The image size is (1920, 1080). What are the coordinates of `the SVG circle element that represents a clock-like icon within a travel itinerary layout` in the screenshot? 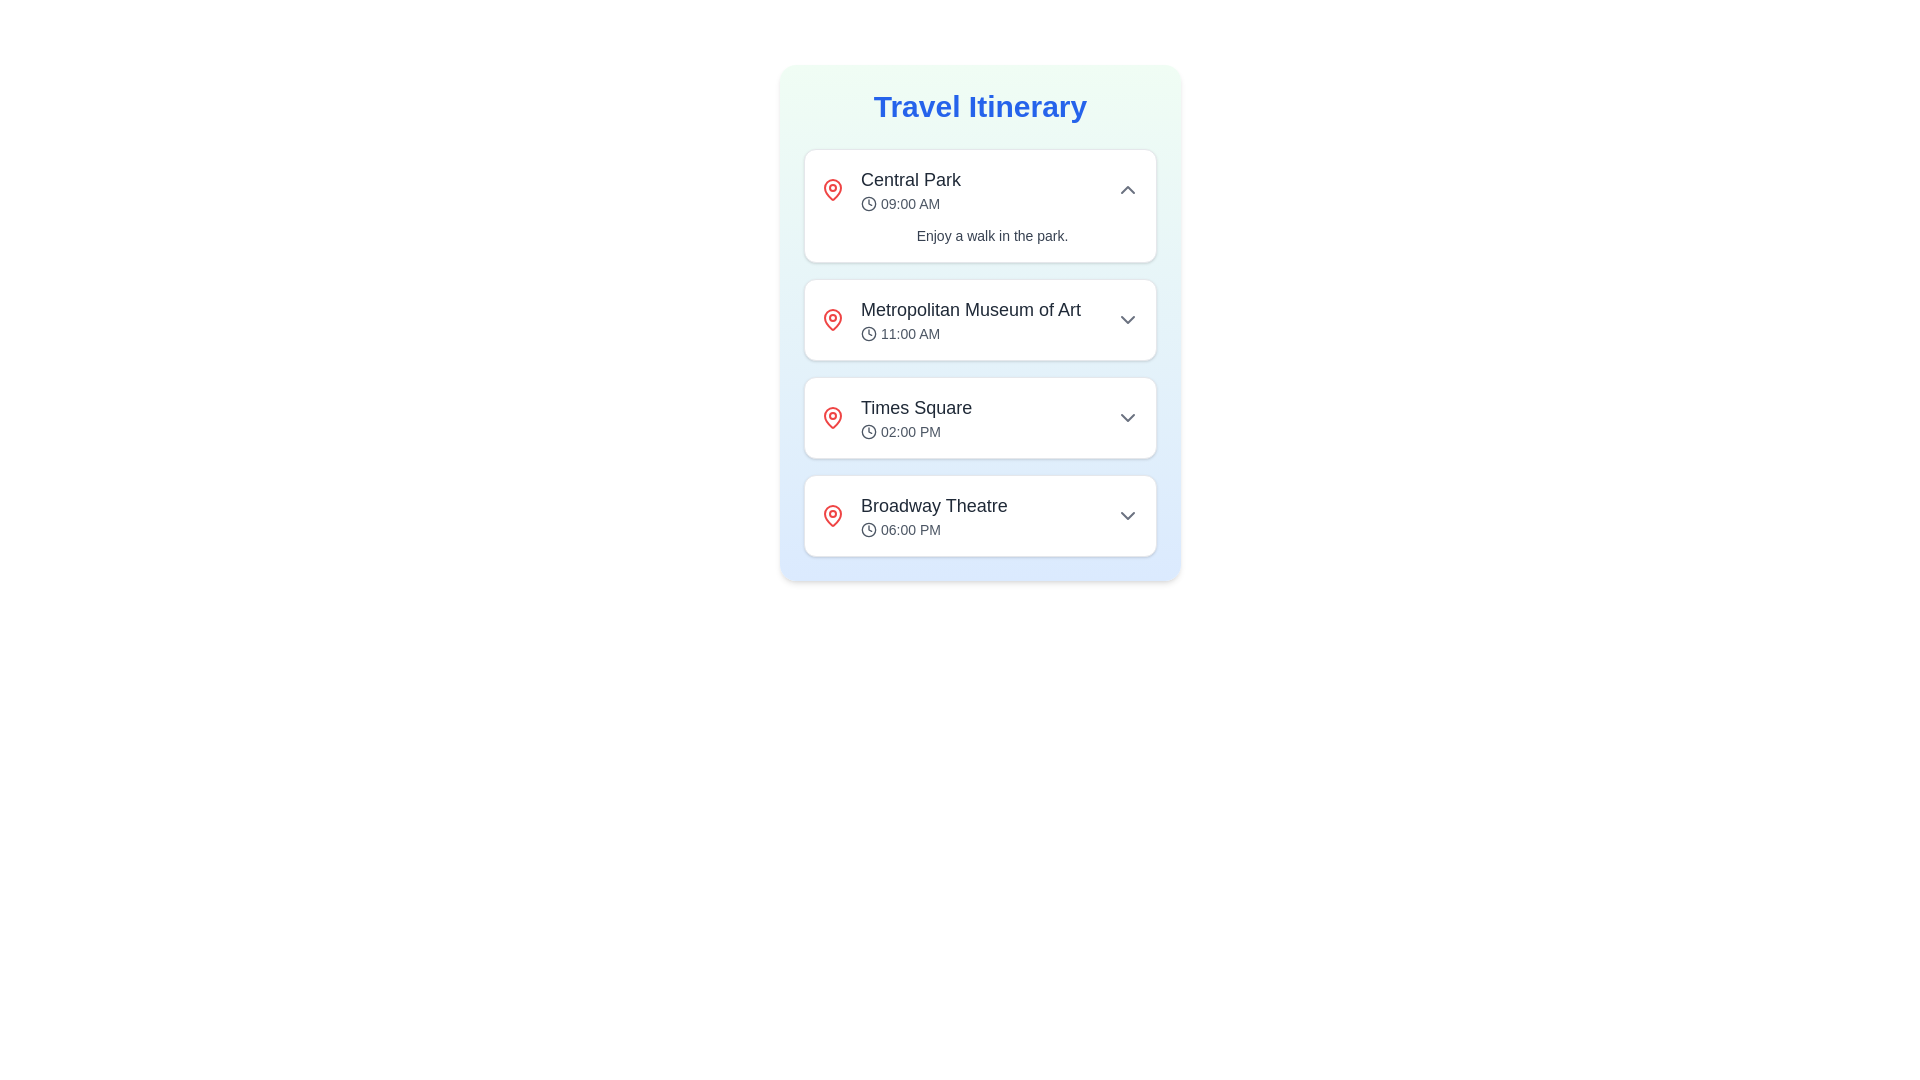 It's located at (868, 204).